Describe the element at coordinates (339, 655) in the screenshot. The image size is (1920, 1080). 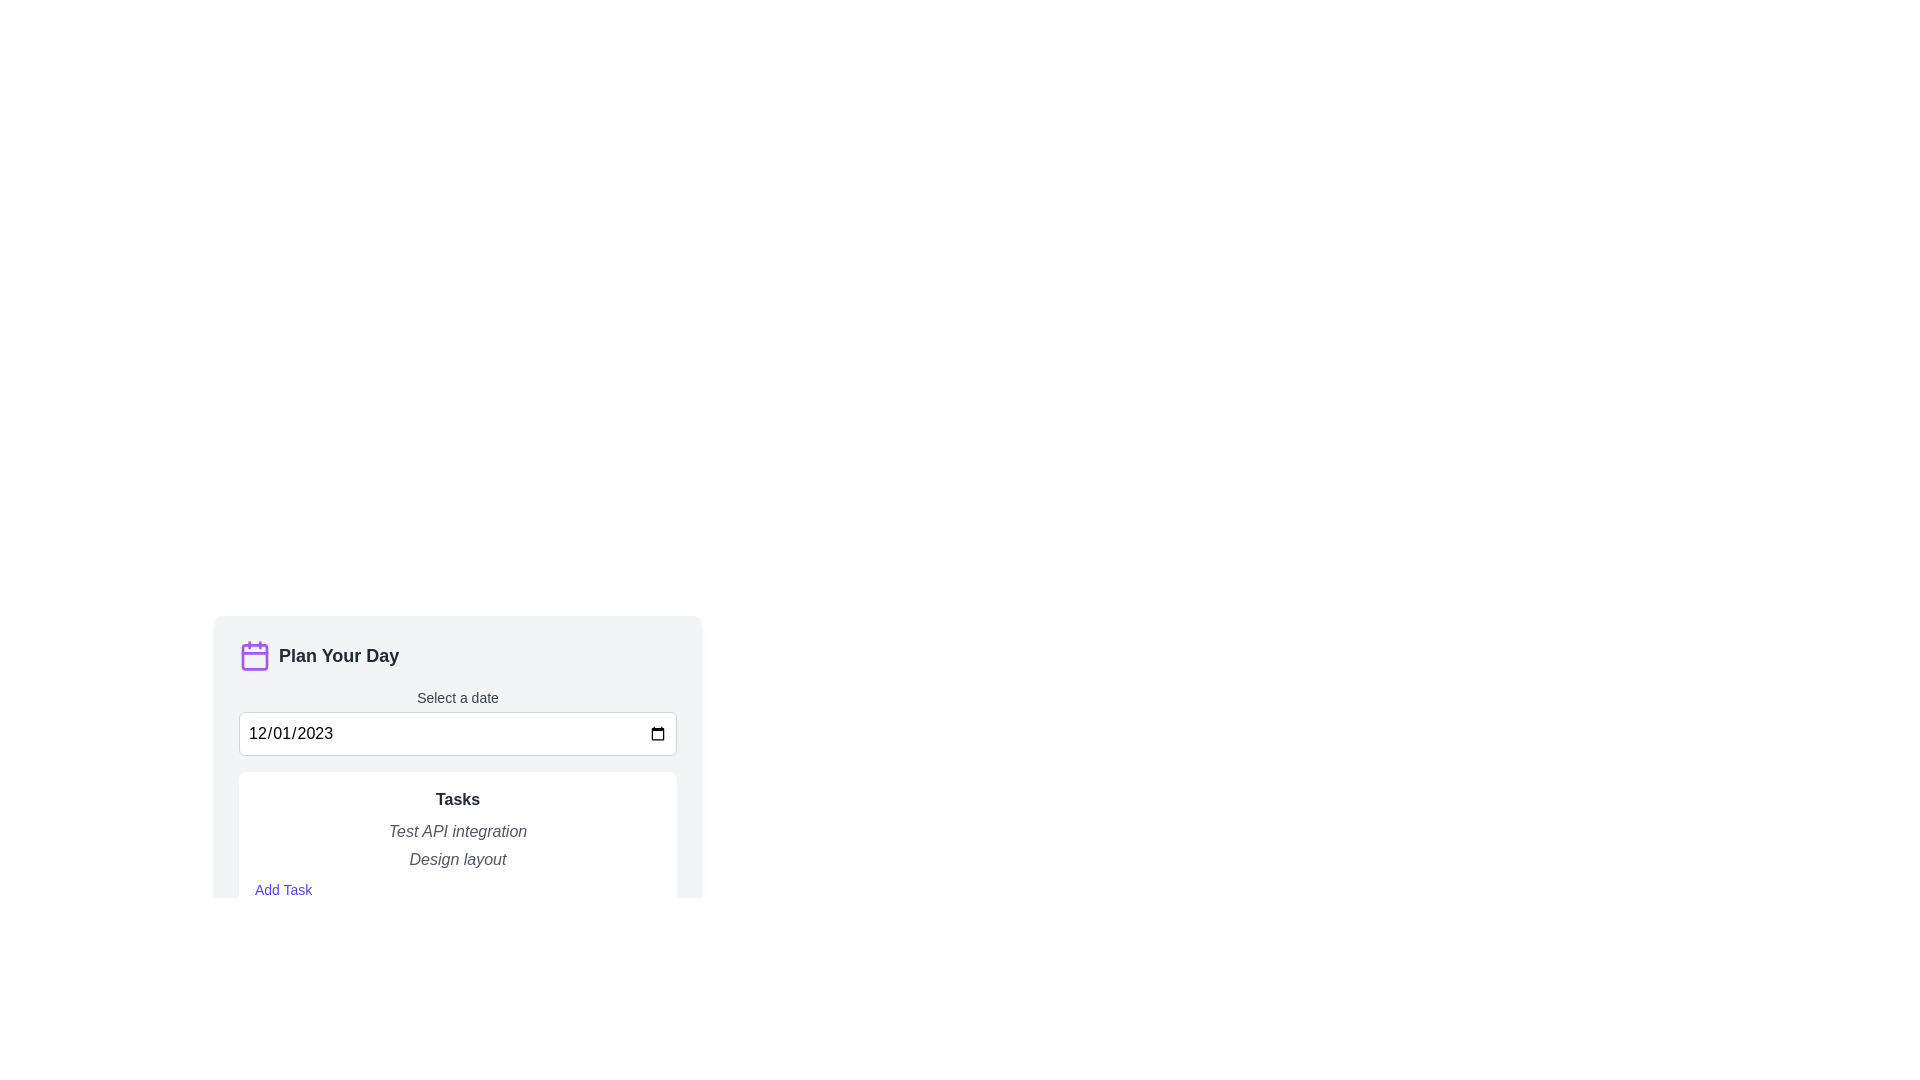
I see `the text label that serves as the header for the task planning section, located immediately to the right of the purple calendar icon in the upper portion of the planner interface` at that location.